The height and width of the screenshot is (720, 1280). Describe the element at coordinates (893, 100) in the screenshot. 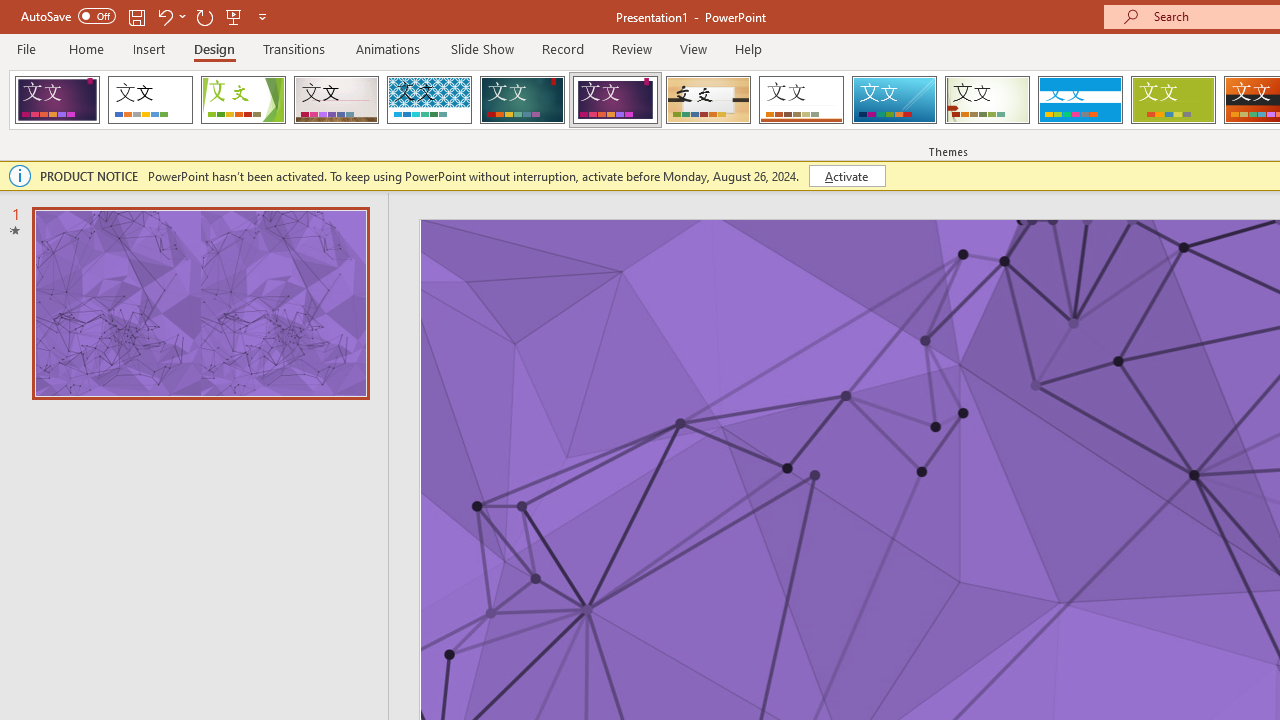

I see `'Slice'` at that location.